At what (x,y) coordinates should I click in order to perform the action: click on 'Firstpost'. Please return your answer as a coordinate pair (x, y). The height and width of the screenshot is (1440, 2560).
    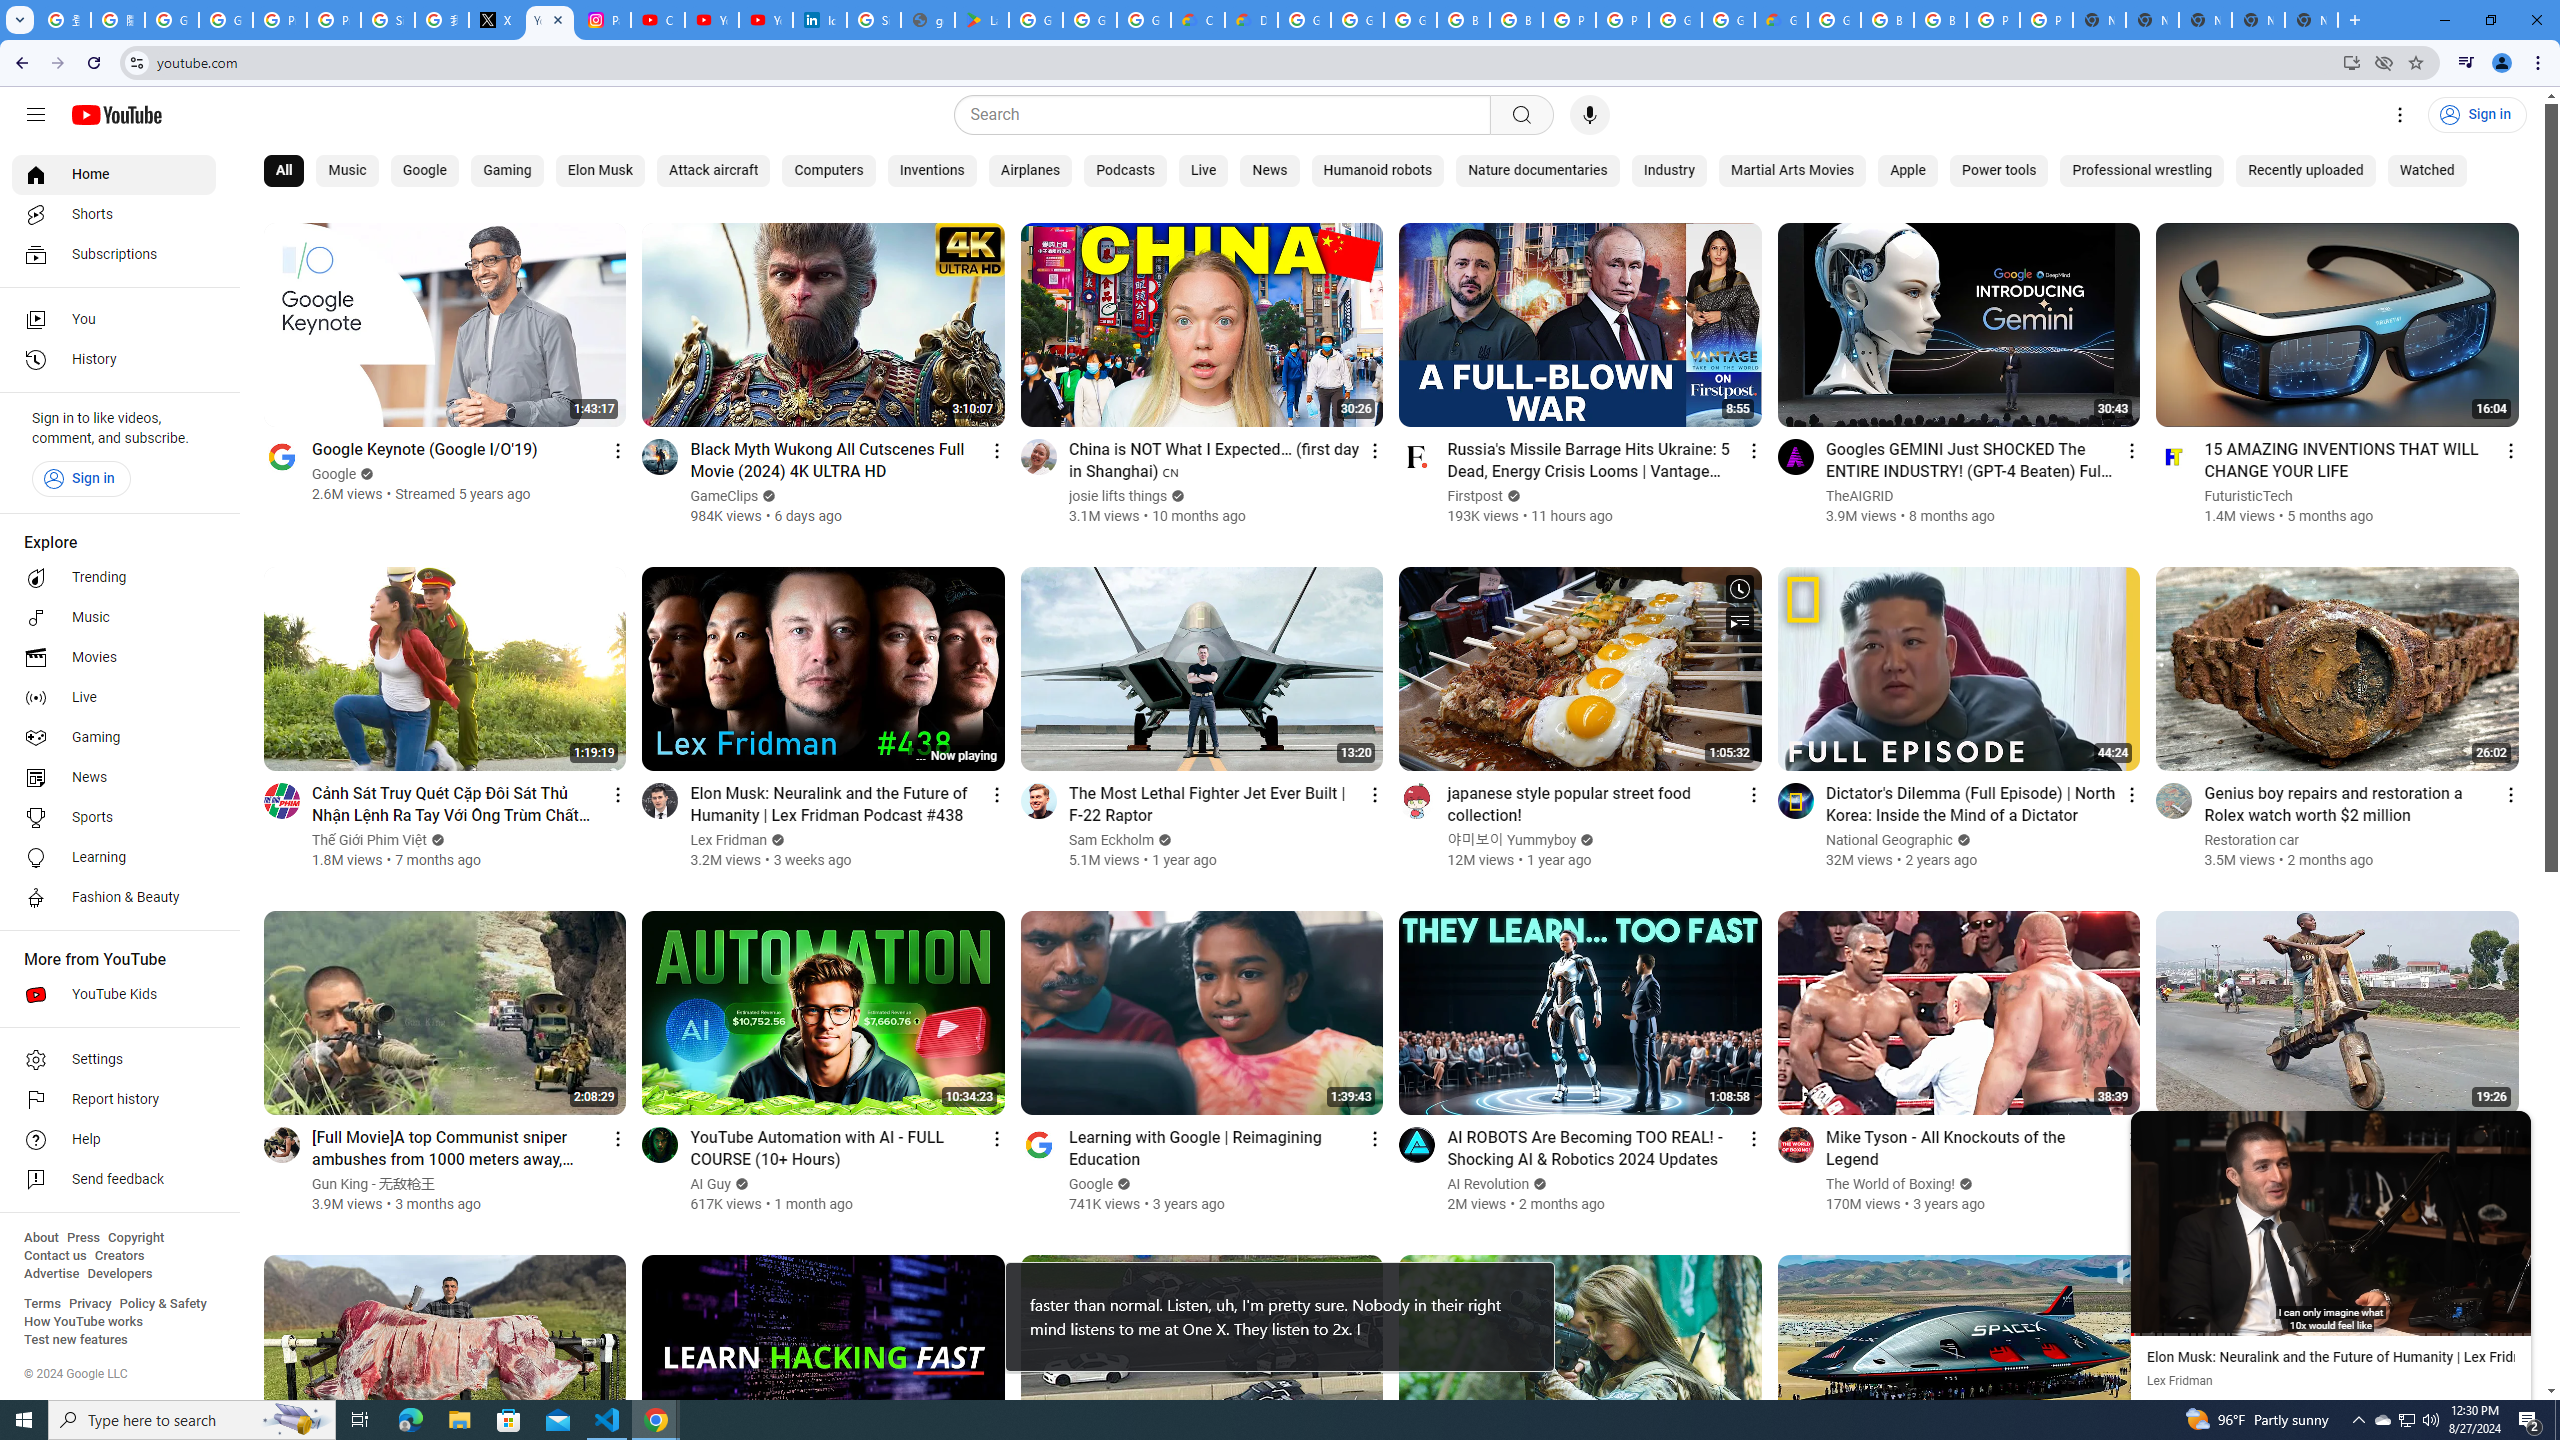
    Looking at the image, I should click on (1475, 495).